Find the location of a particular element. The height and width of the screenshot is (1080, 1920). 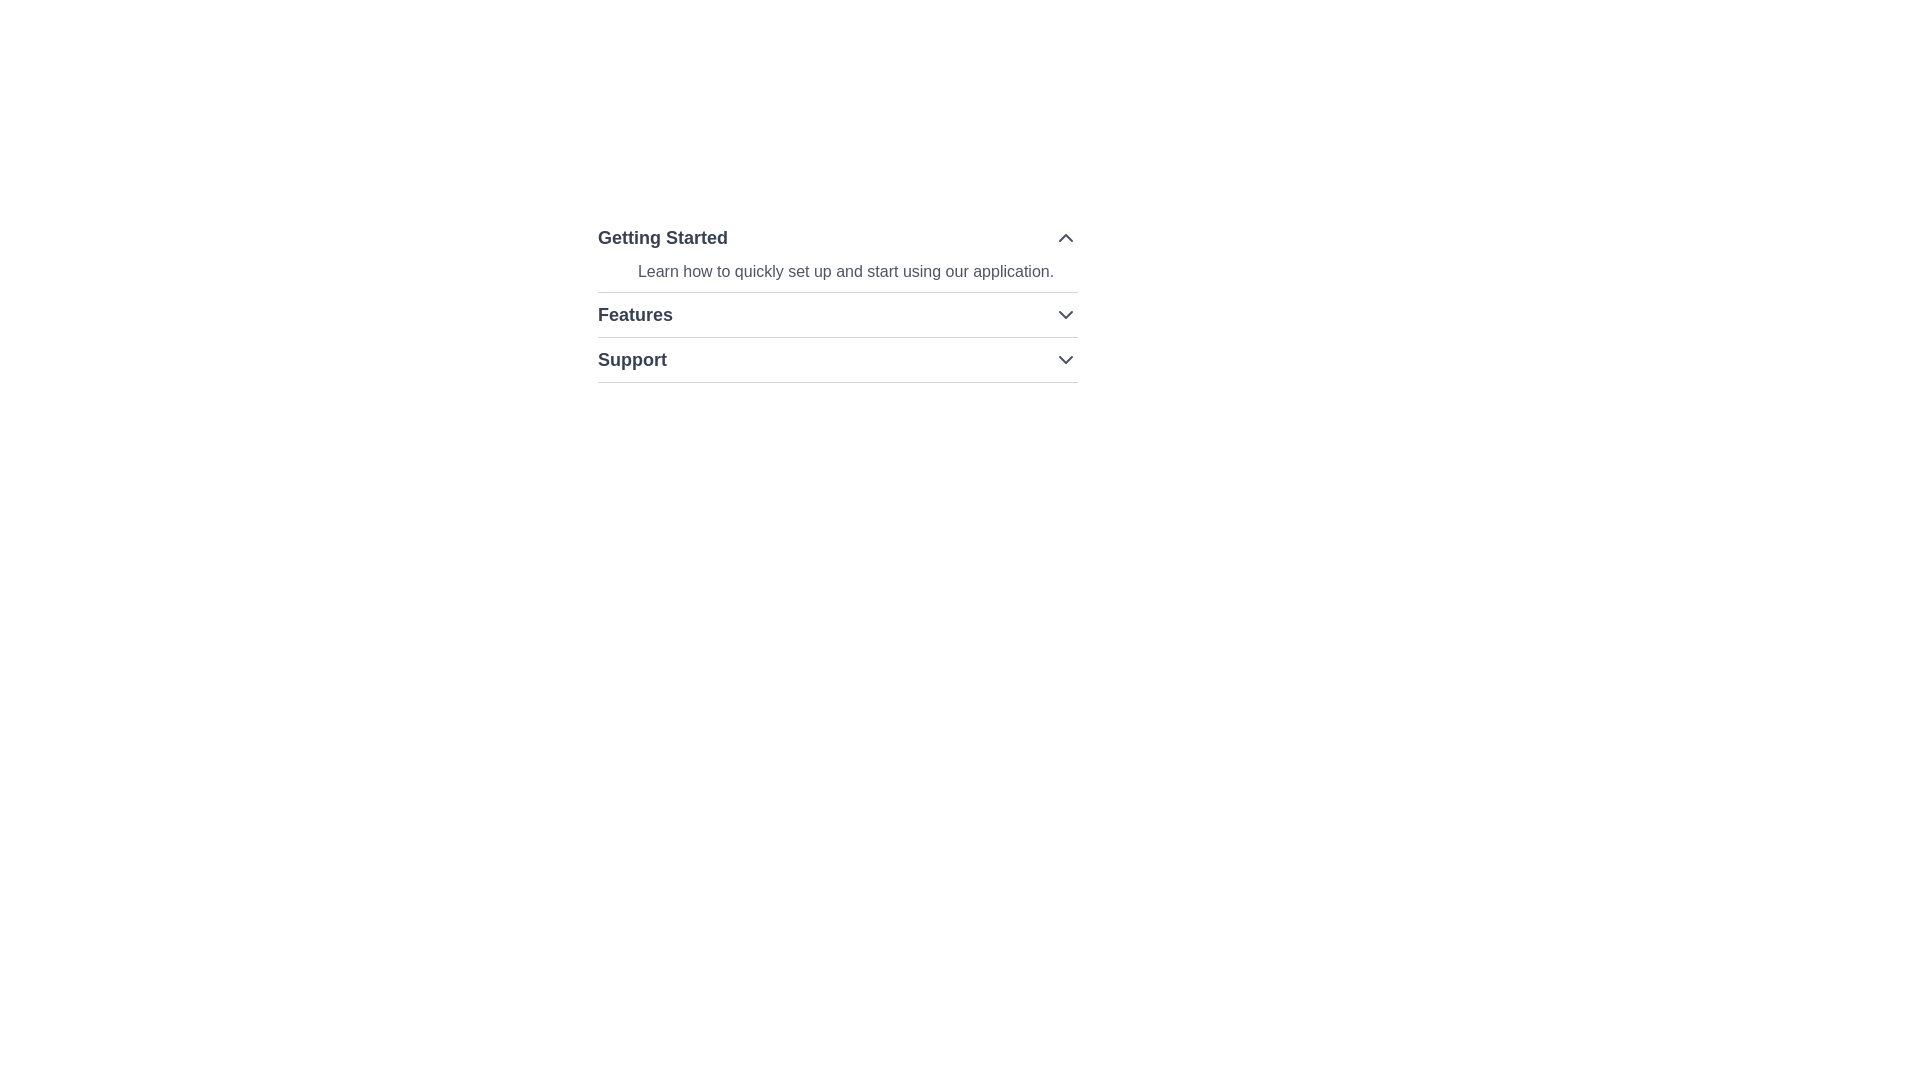

the Chevron indicator icon (downward arrow) on the right side of the 'Support' row is located at coordinates (1064, 358).